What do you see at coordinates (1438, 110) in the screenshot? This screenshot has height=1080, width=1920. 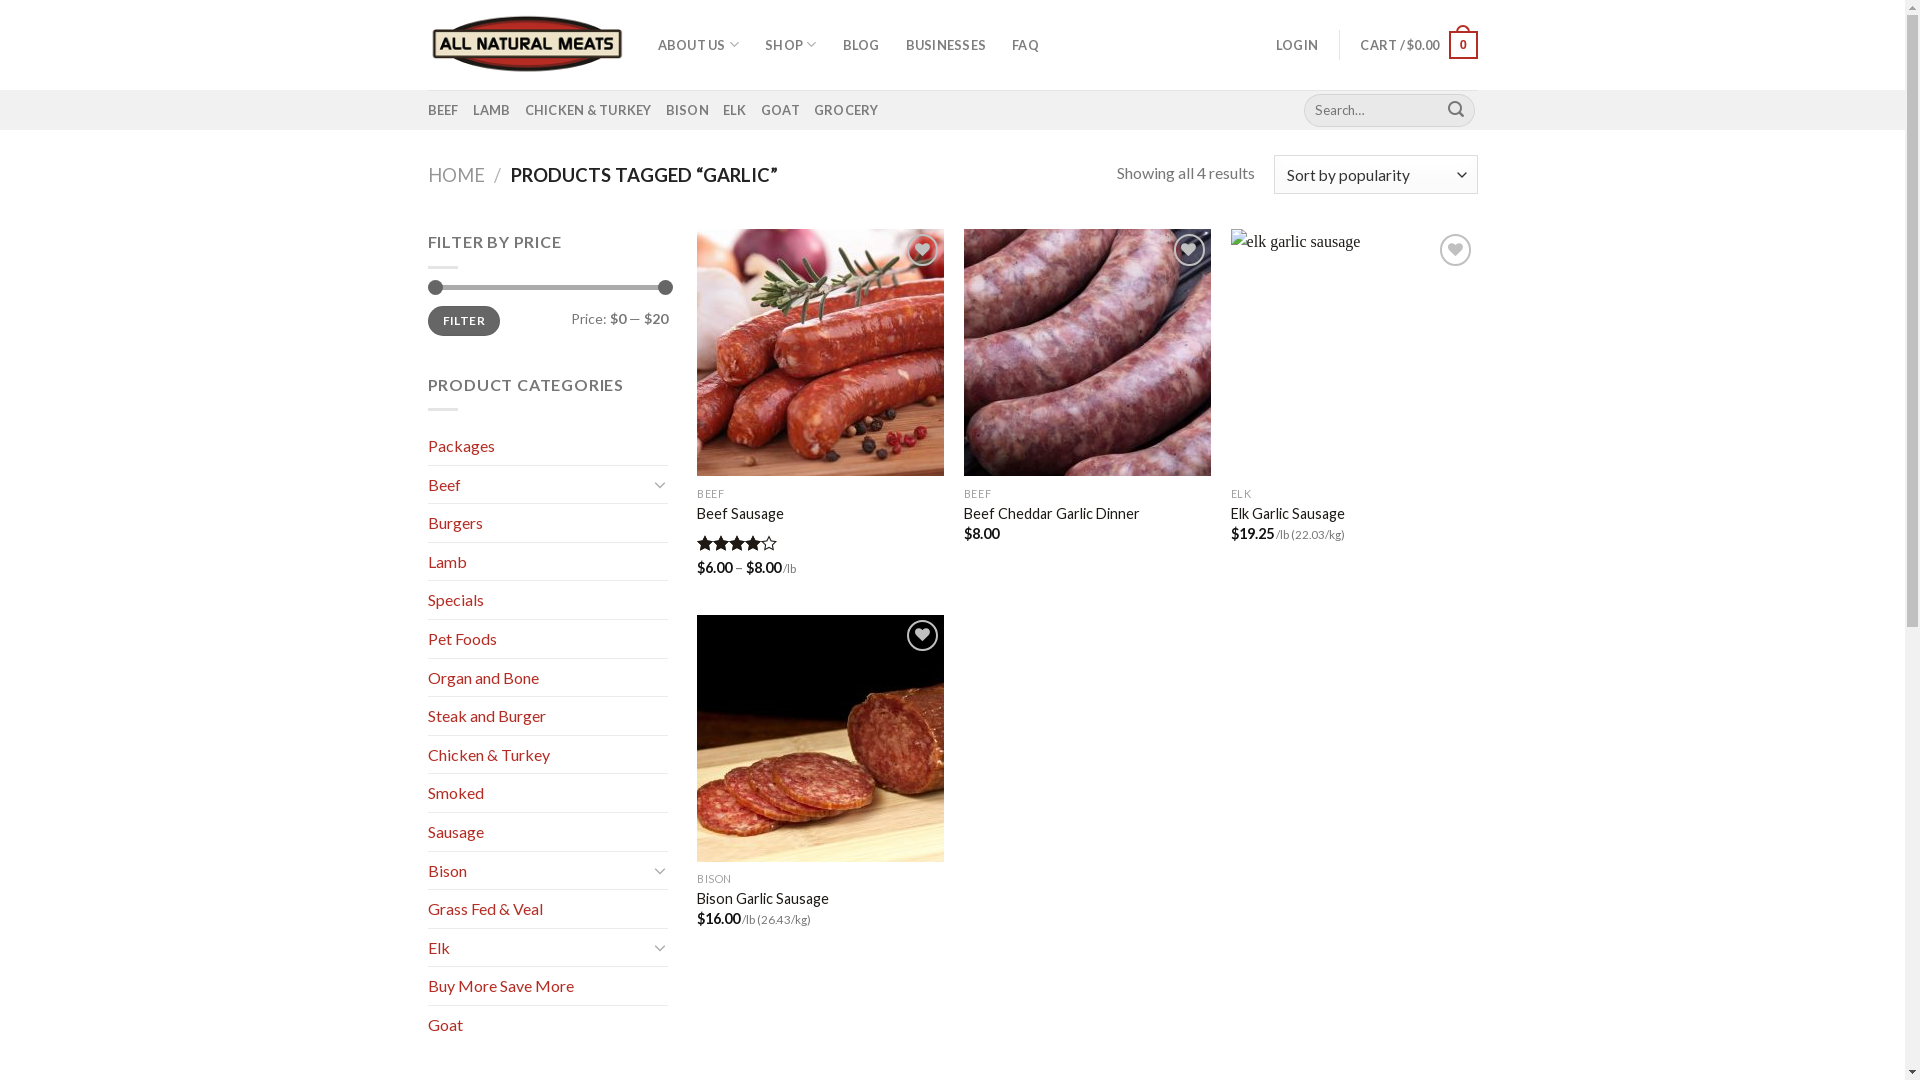 I see `'Search'` at bounding box center [1438, 110].